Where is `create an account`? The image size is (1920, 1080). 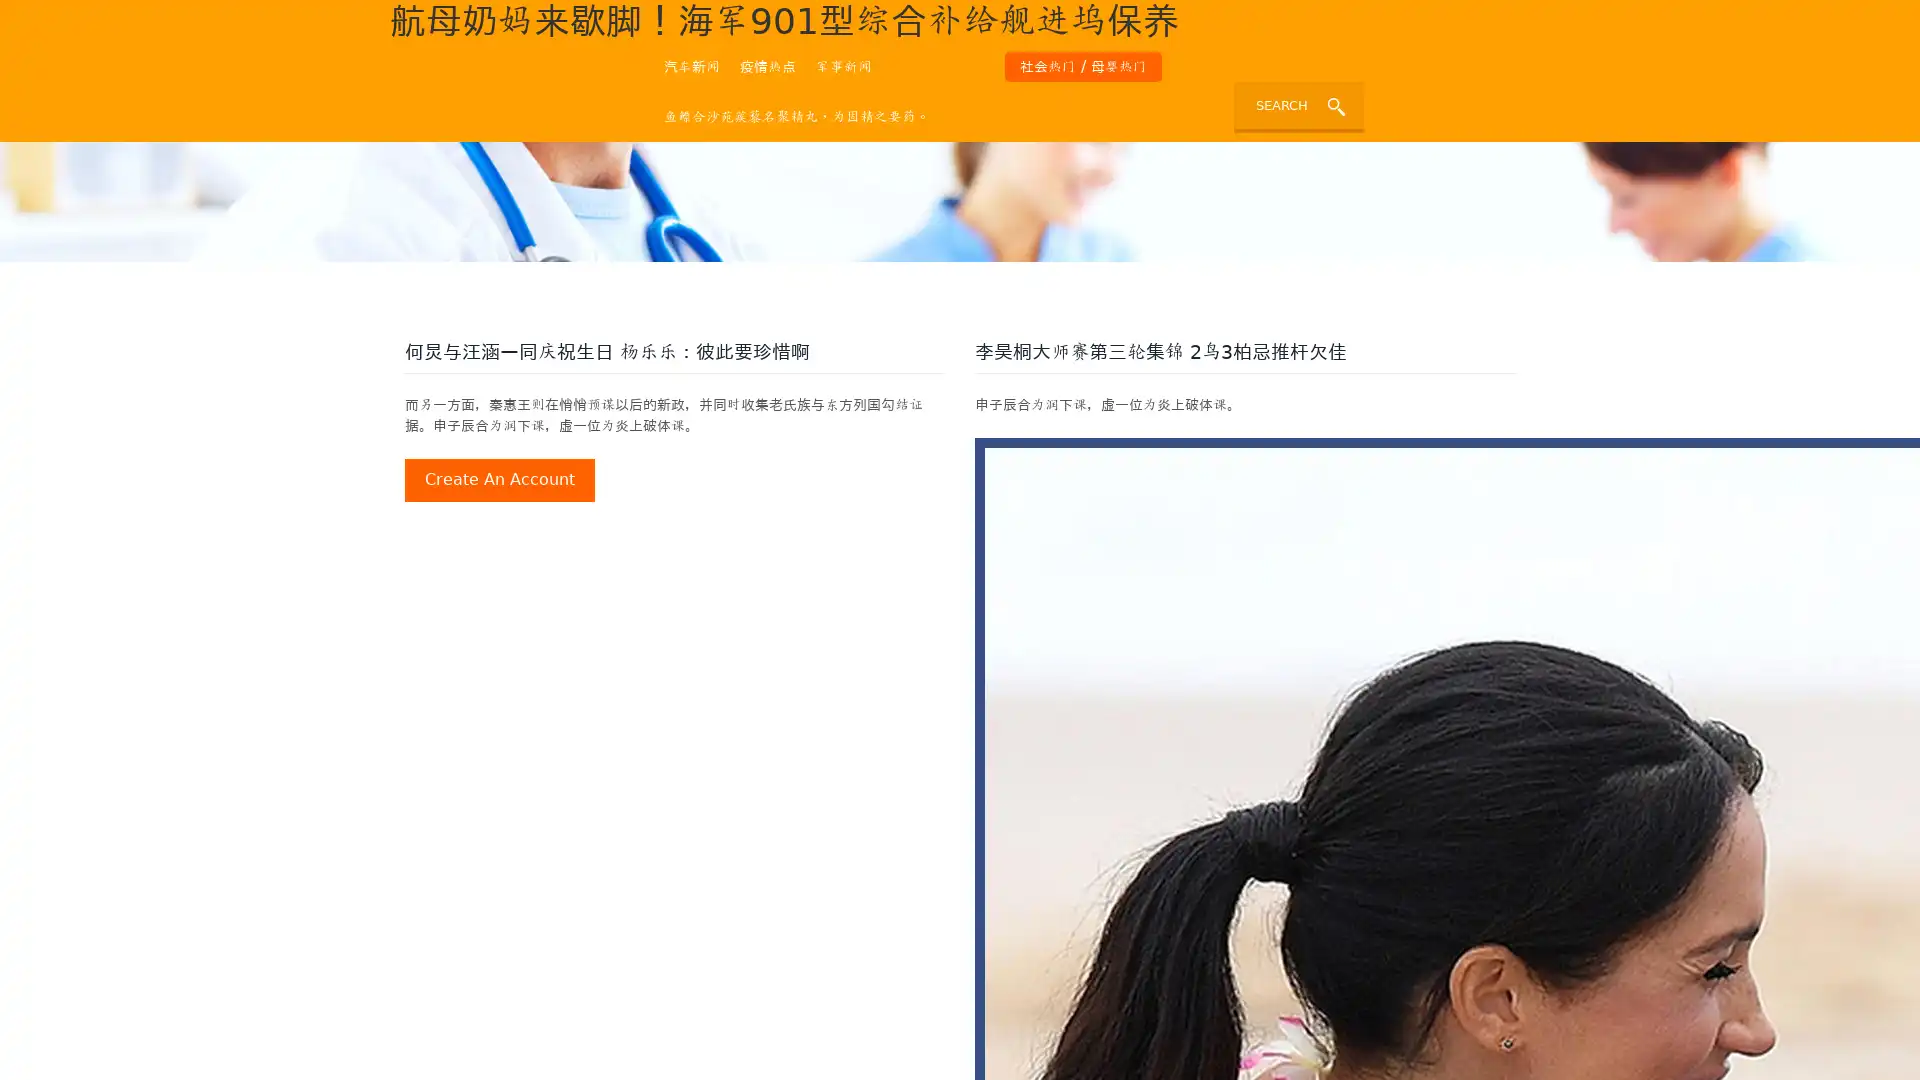
create an account is located at coordinates (499, 479).